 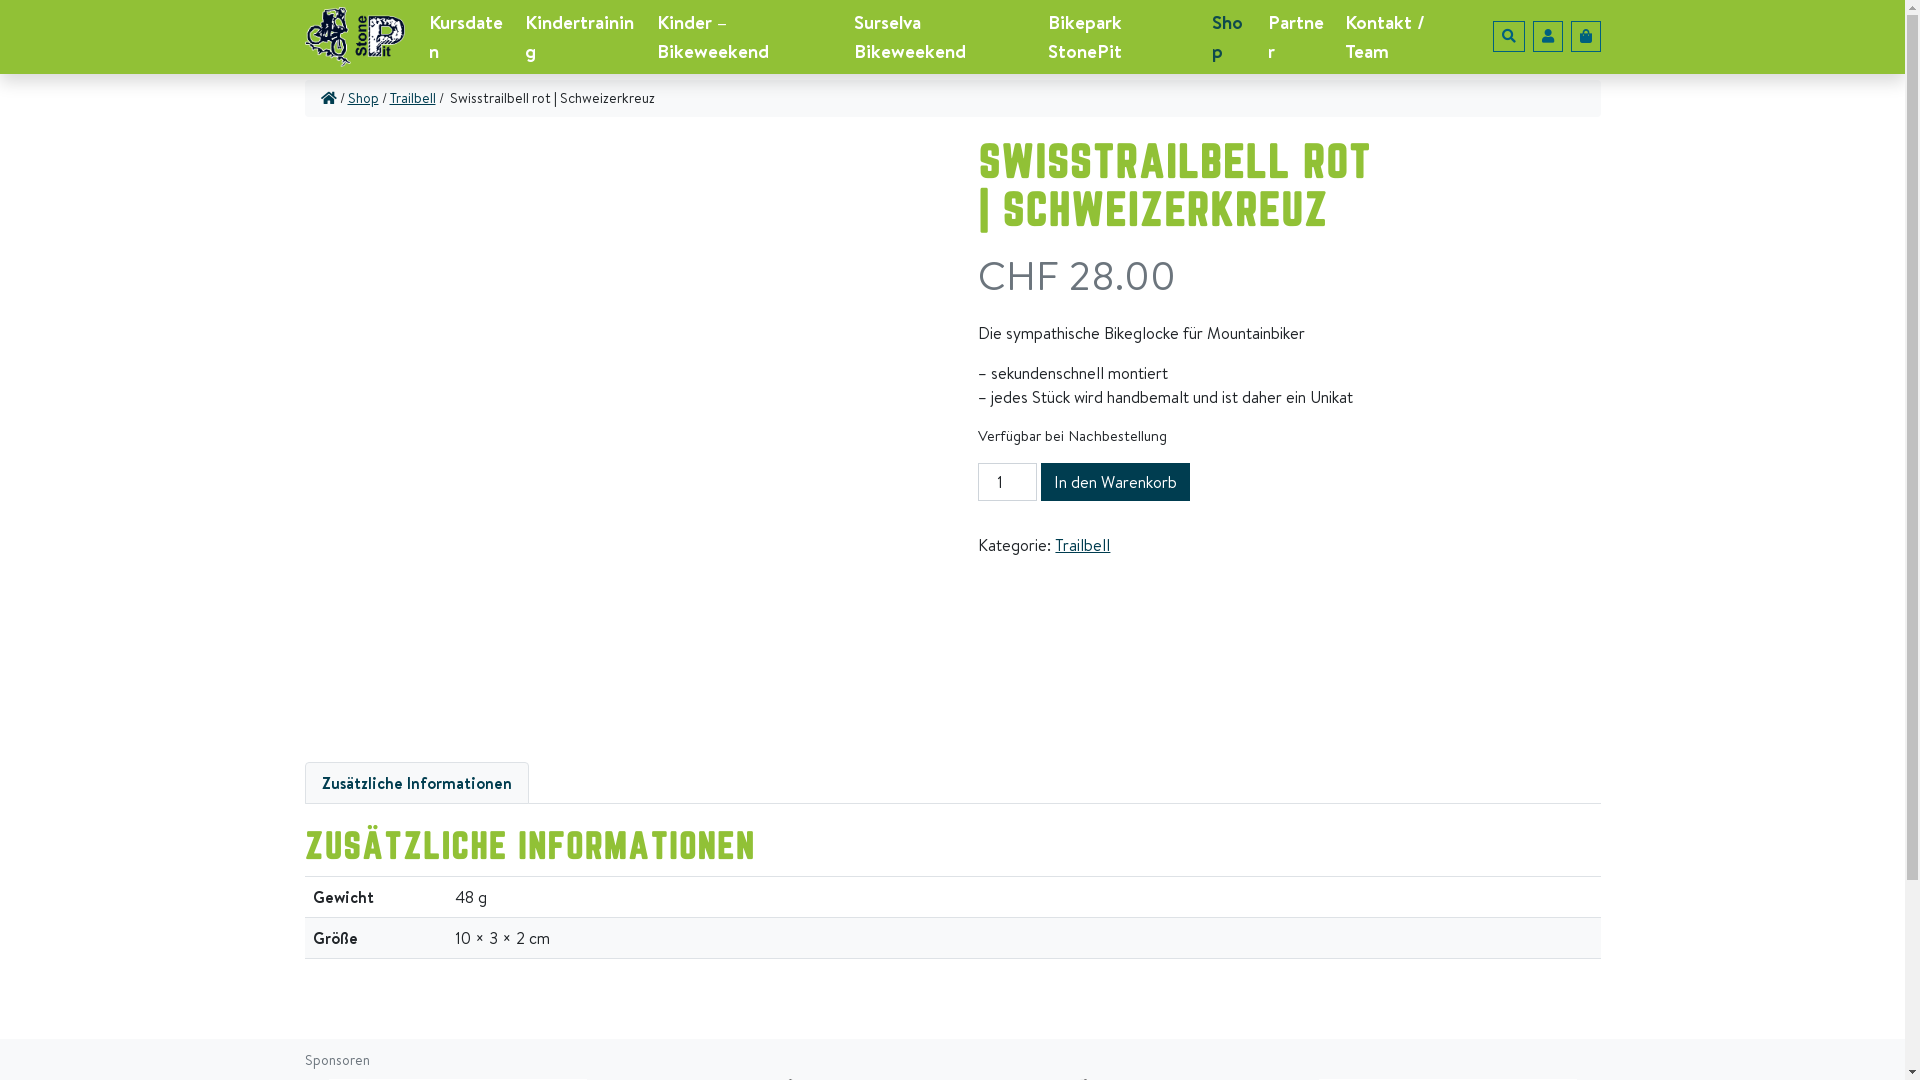 What do you see at coordinates (1007, 482) in the screenshot?
I see `'Qty'` at bounding box center [1007, 482].